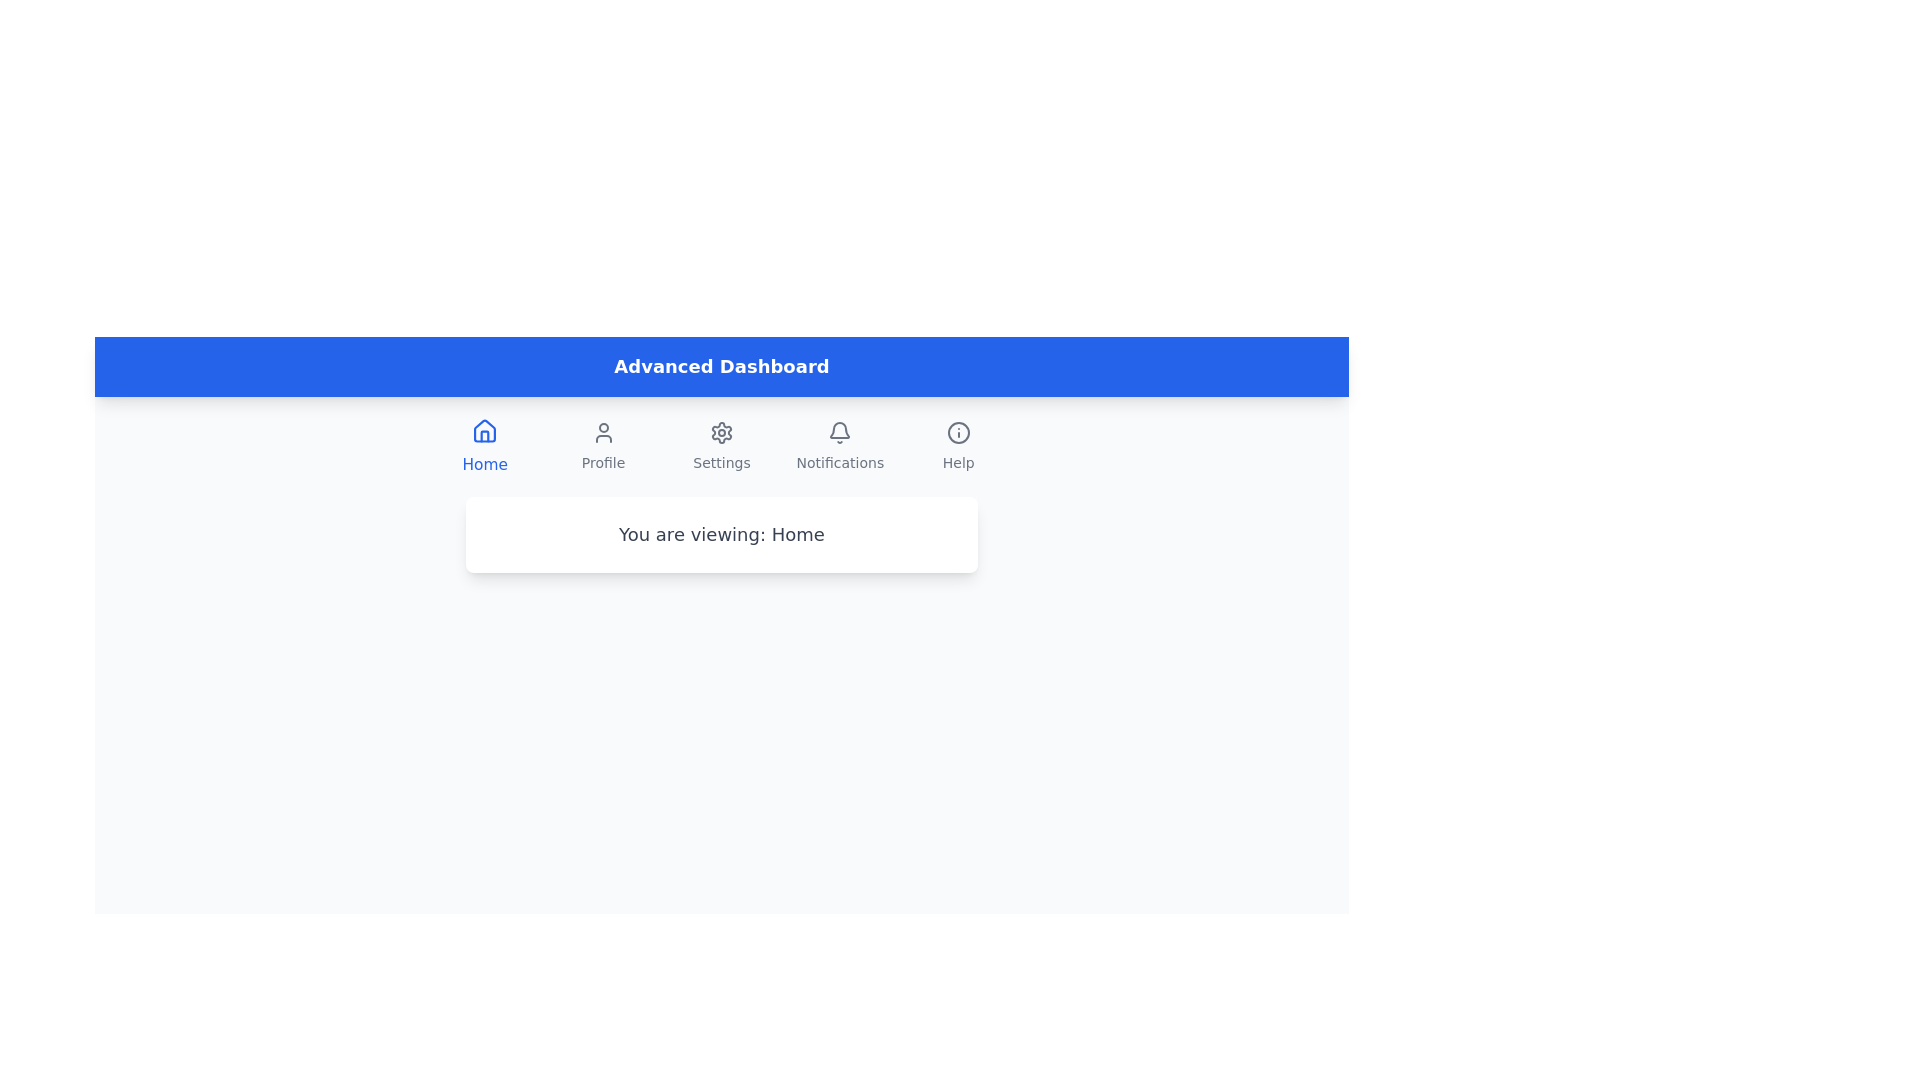 This screenshot has height=1080, width=1920. What do you see at coordinates (957, 446) in the screenshot?
I see `the help button located at the end of the menu to activate the hover effect` at bounding box center [957, 446].